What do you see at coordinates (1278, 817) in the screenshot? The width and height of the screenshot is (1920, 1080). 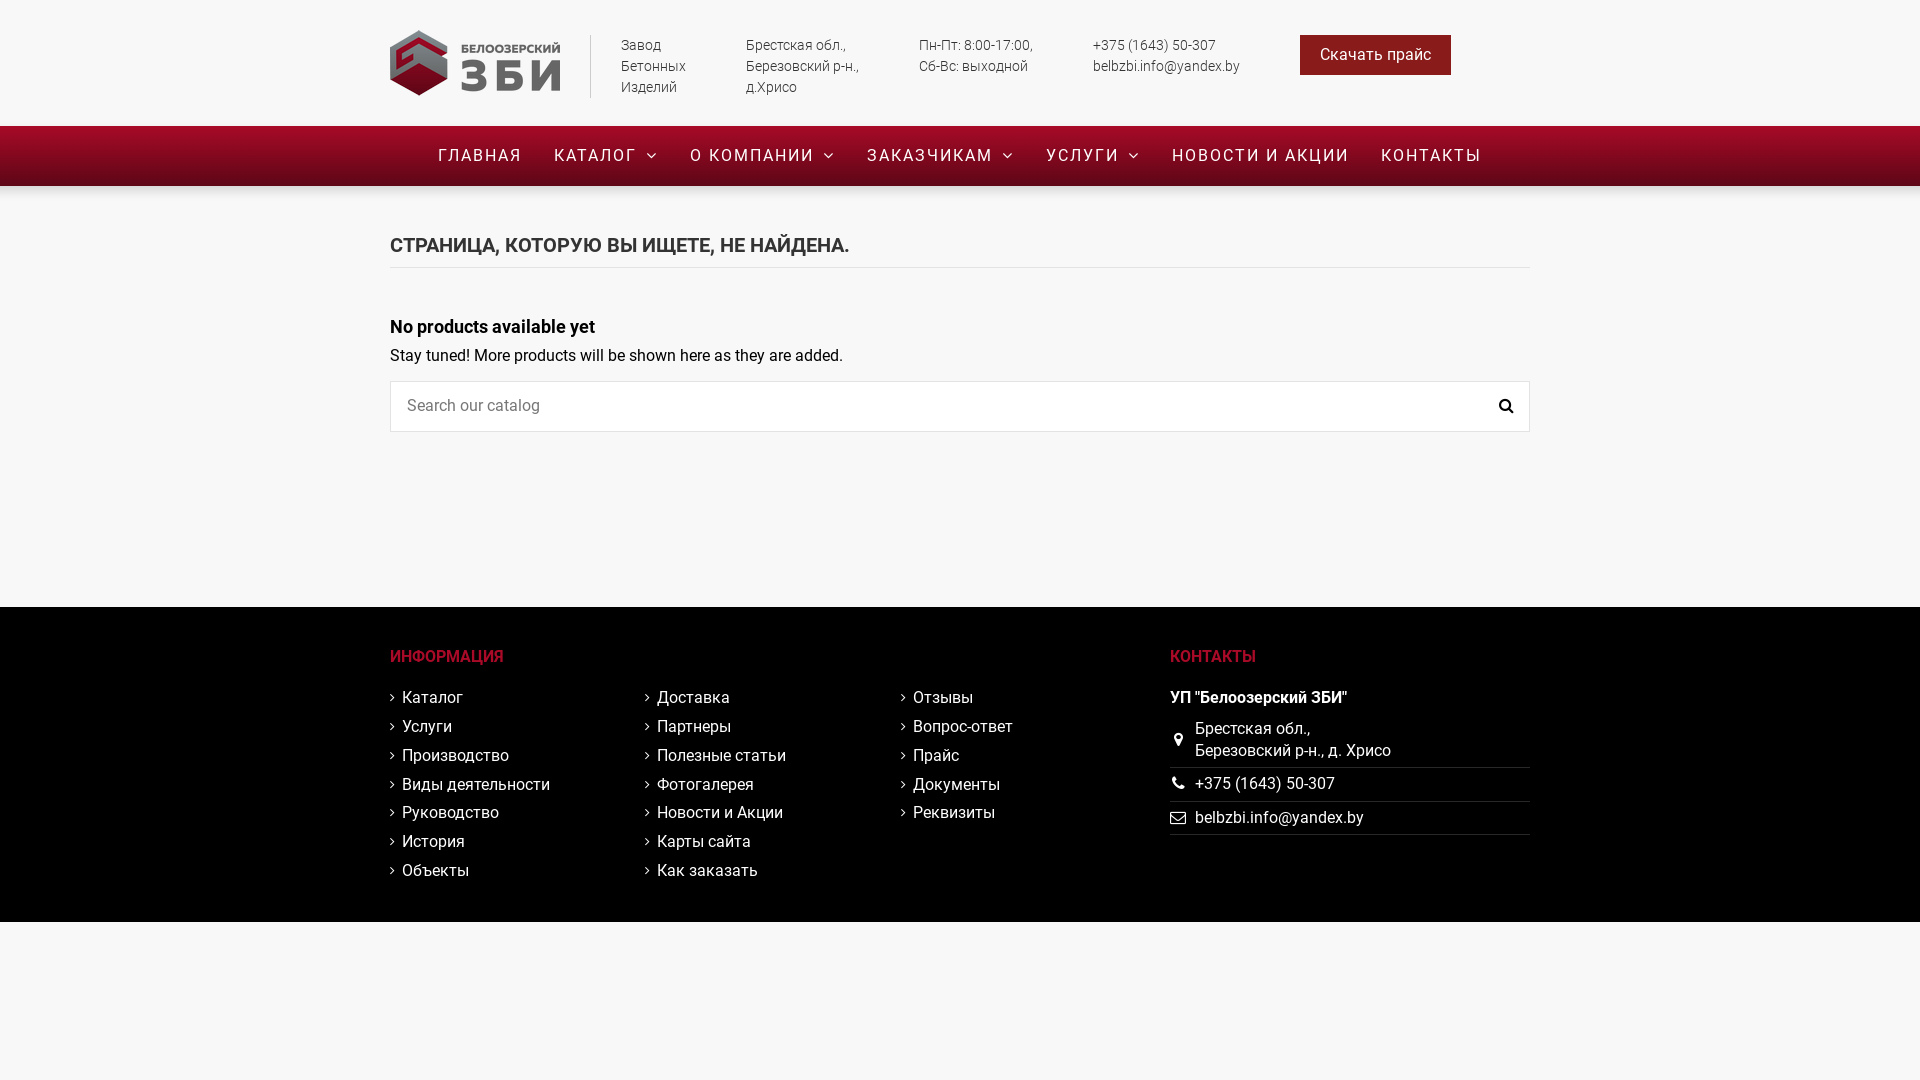 I see `'belbzbi.info@yandex.by'` at bounding box center [1278, 817].